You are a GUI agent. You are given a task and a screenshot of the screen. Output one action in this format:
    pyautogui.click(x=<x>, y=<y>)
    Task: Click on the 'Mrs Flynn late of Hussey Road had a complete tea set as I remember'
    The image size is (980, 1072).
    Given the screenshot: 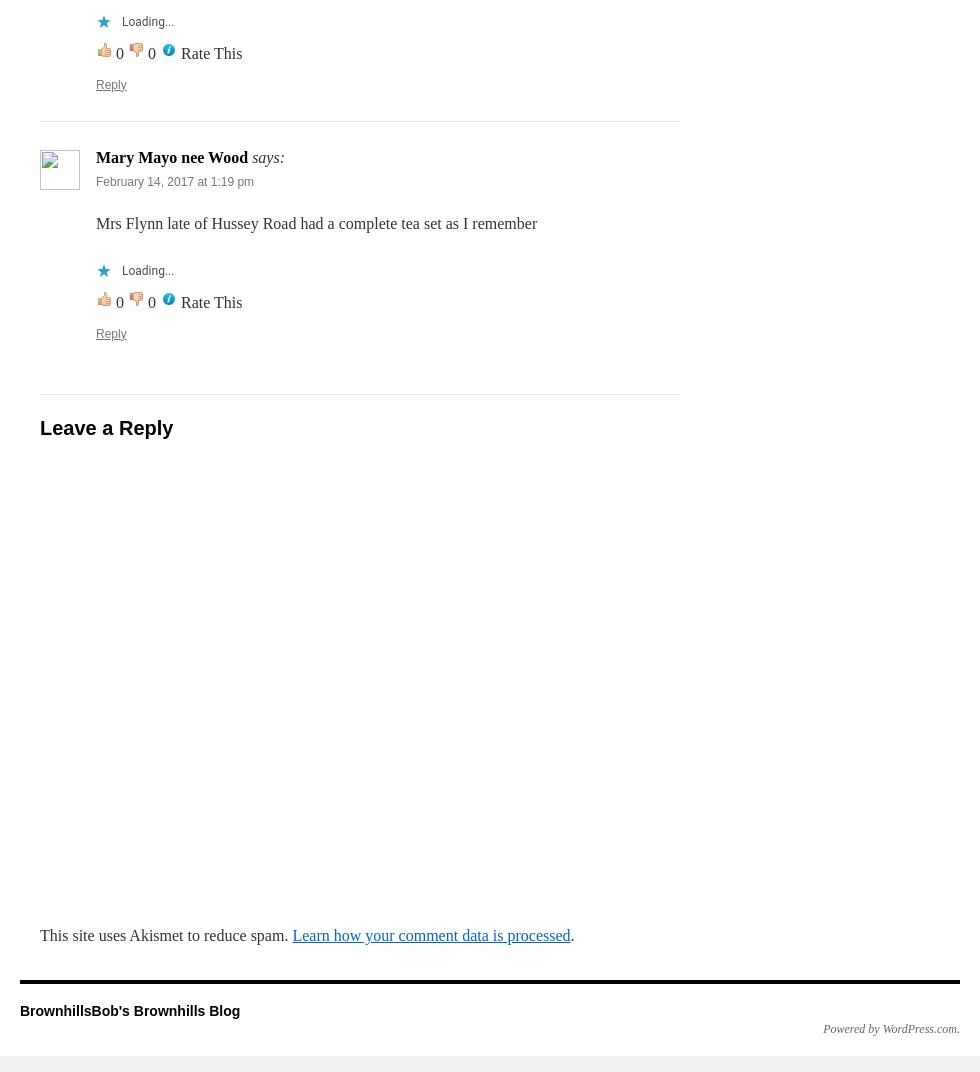 What is the action you would take?
    pyautogui.click(x=316, y=222)
    